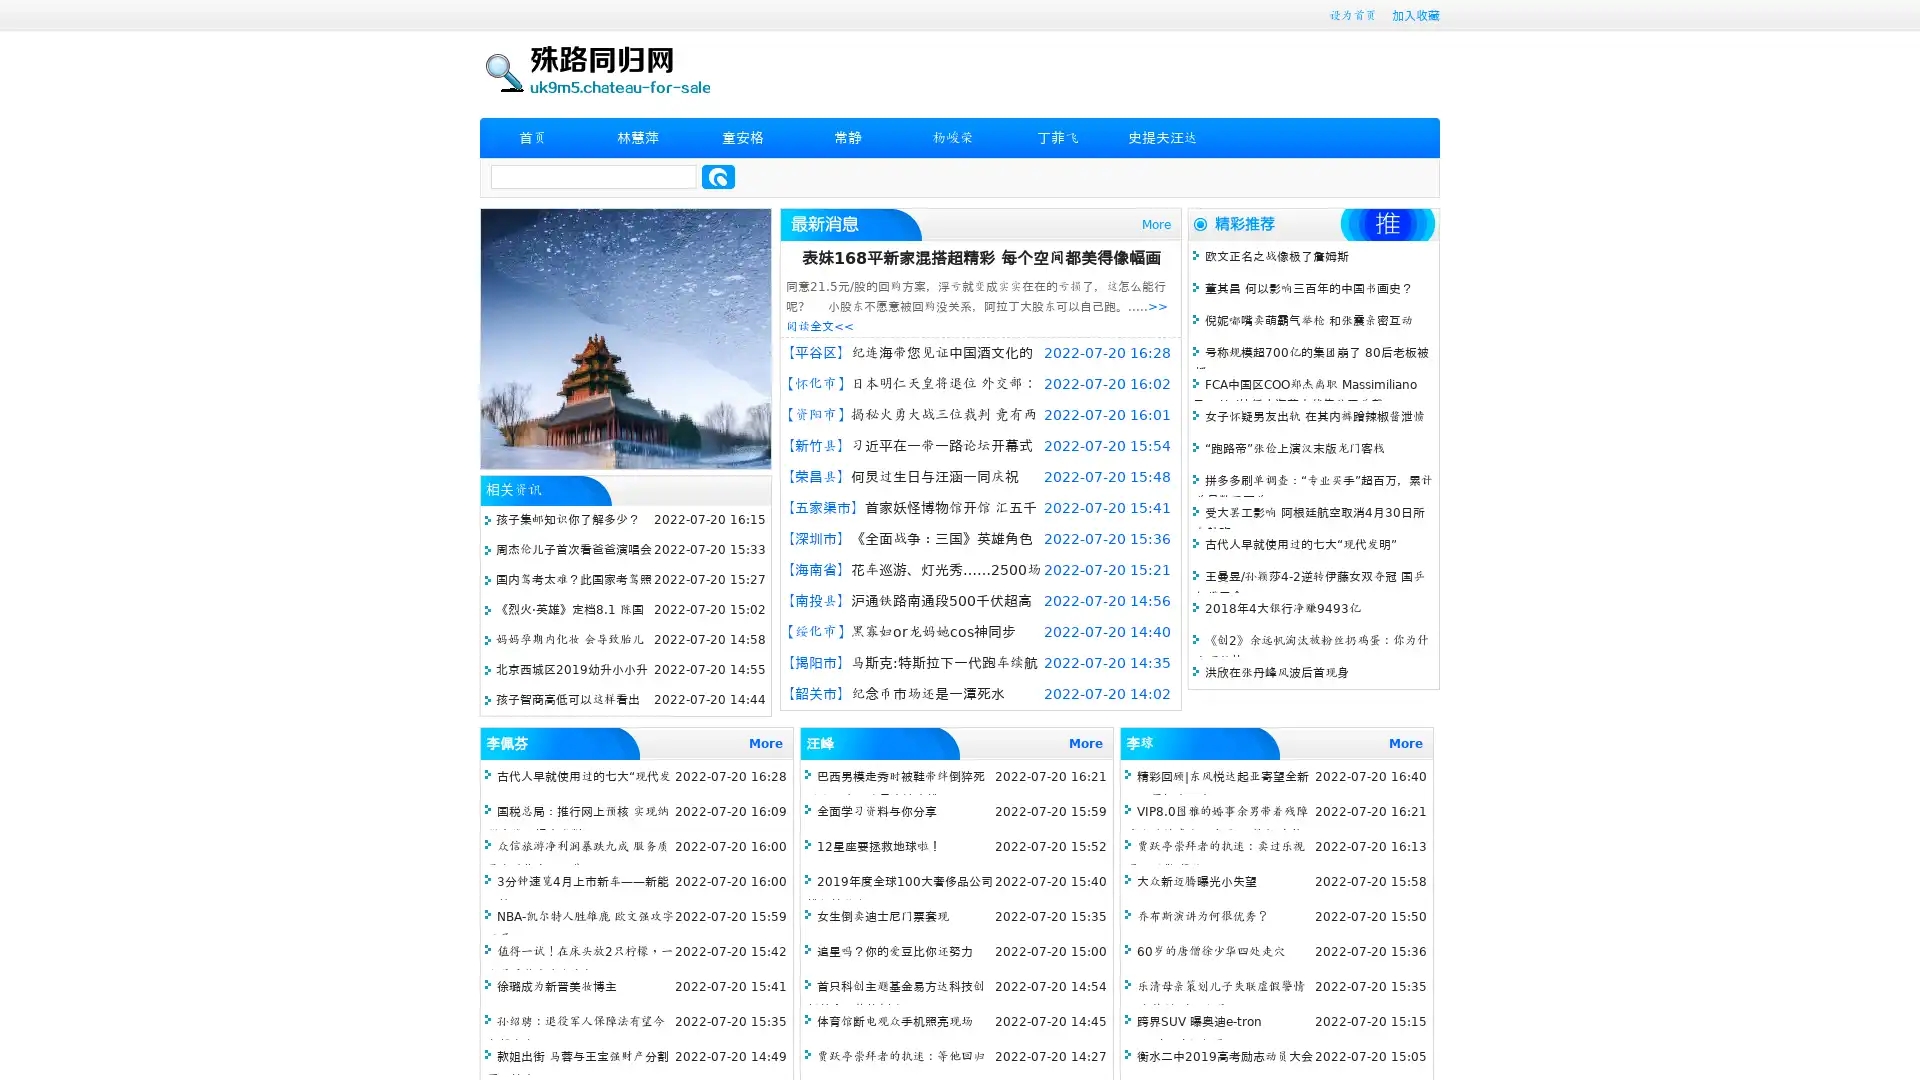  Describe the element at coordinates (718, 176) in the screenshot. I see `Search` at that location.